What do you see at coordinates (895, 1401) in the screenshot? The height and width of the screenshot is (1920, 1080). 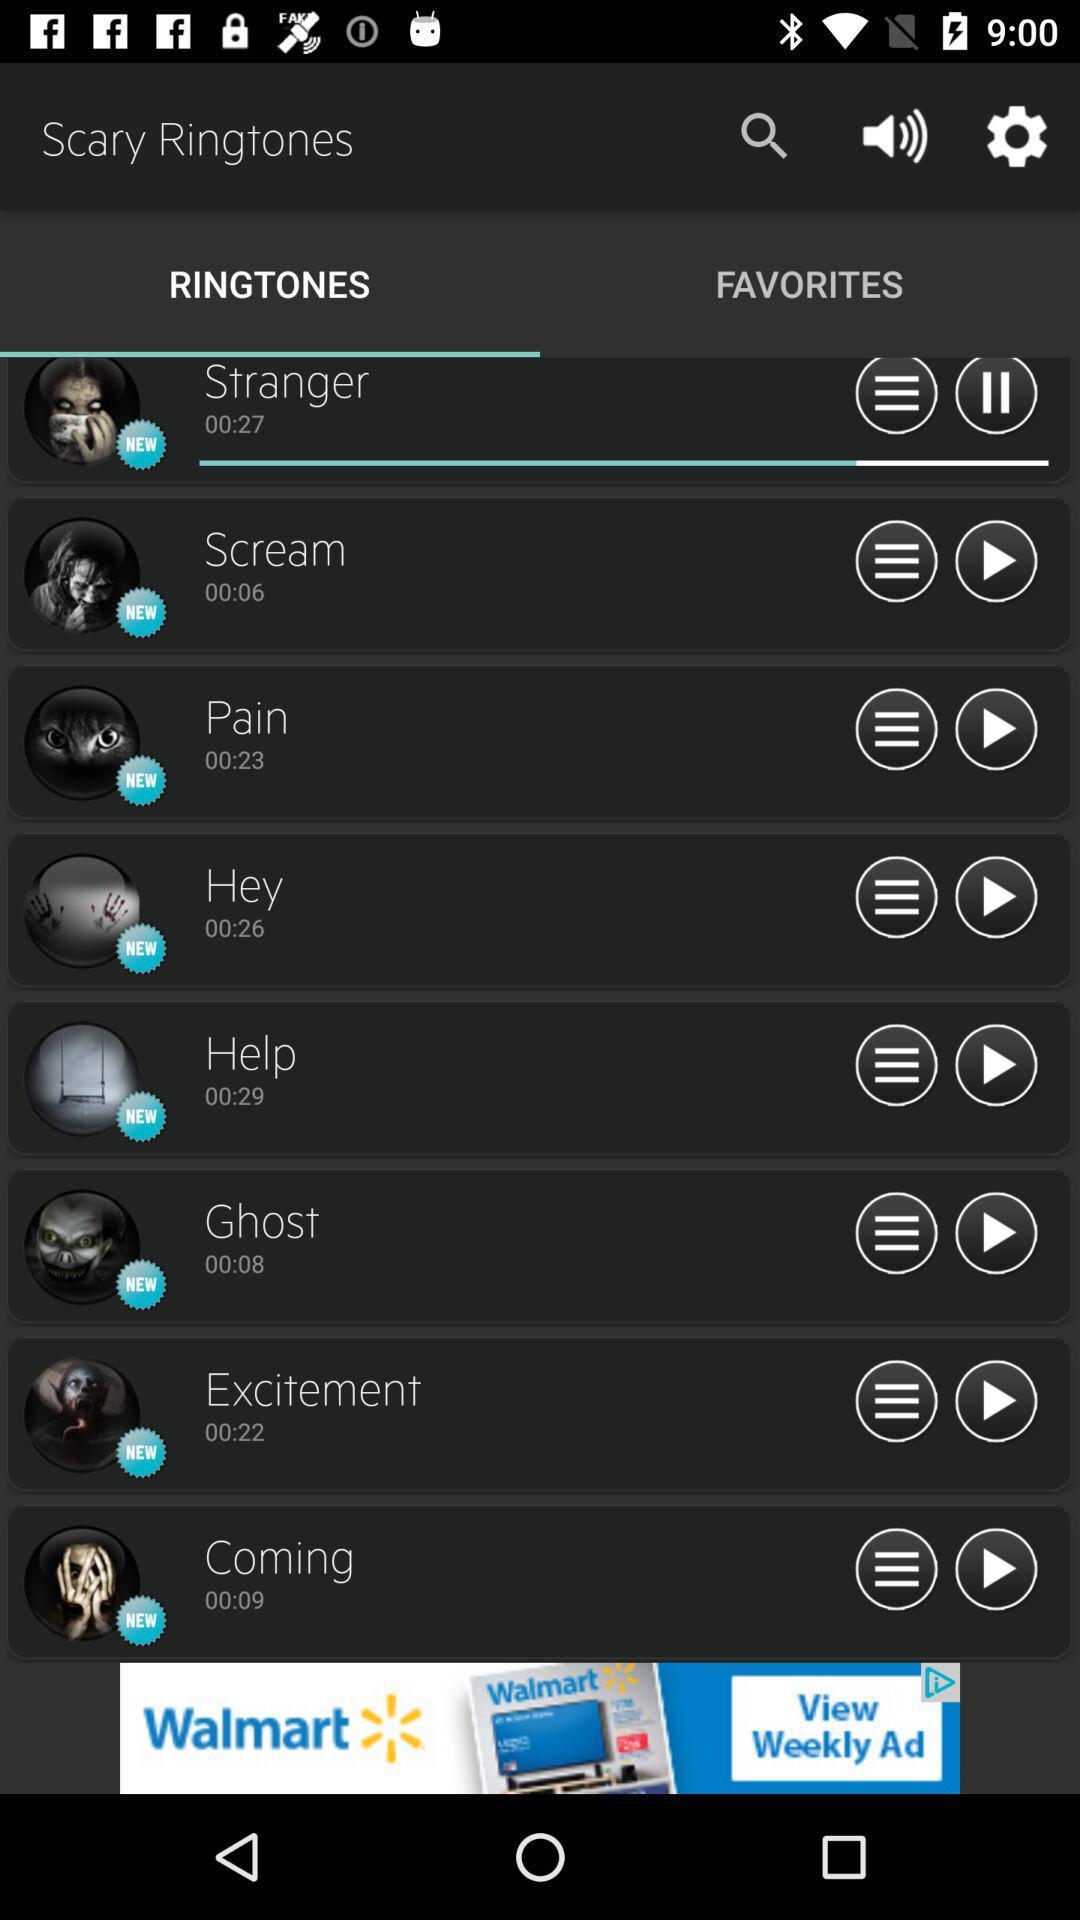 I see `open menu` at bounding box center [895, 1401].